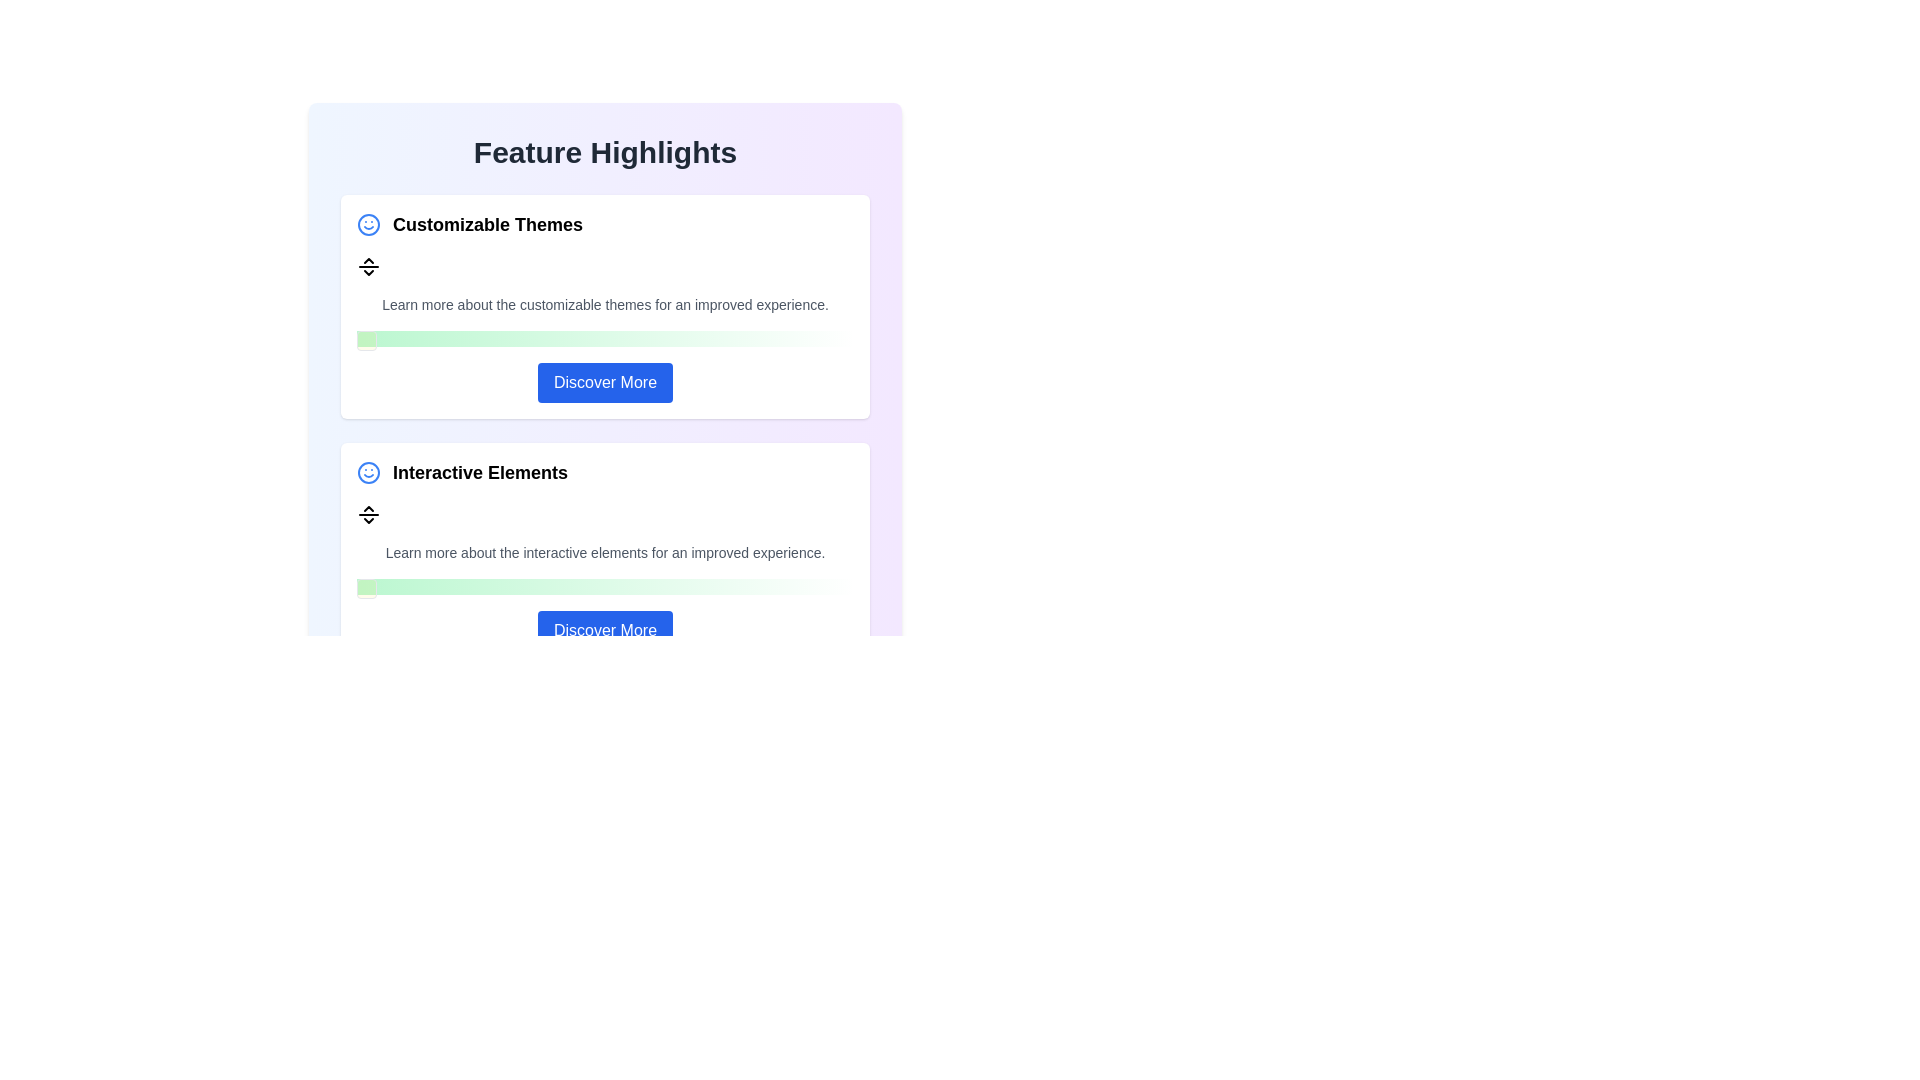 This screenshot has height=1080, width=1920. I want to click on the icon representing 'Customizable Themes' located to the left of the section title, so click(369, 224).